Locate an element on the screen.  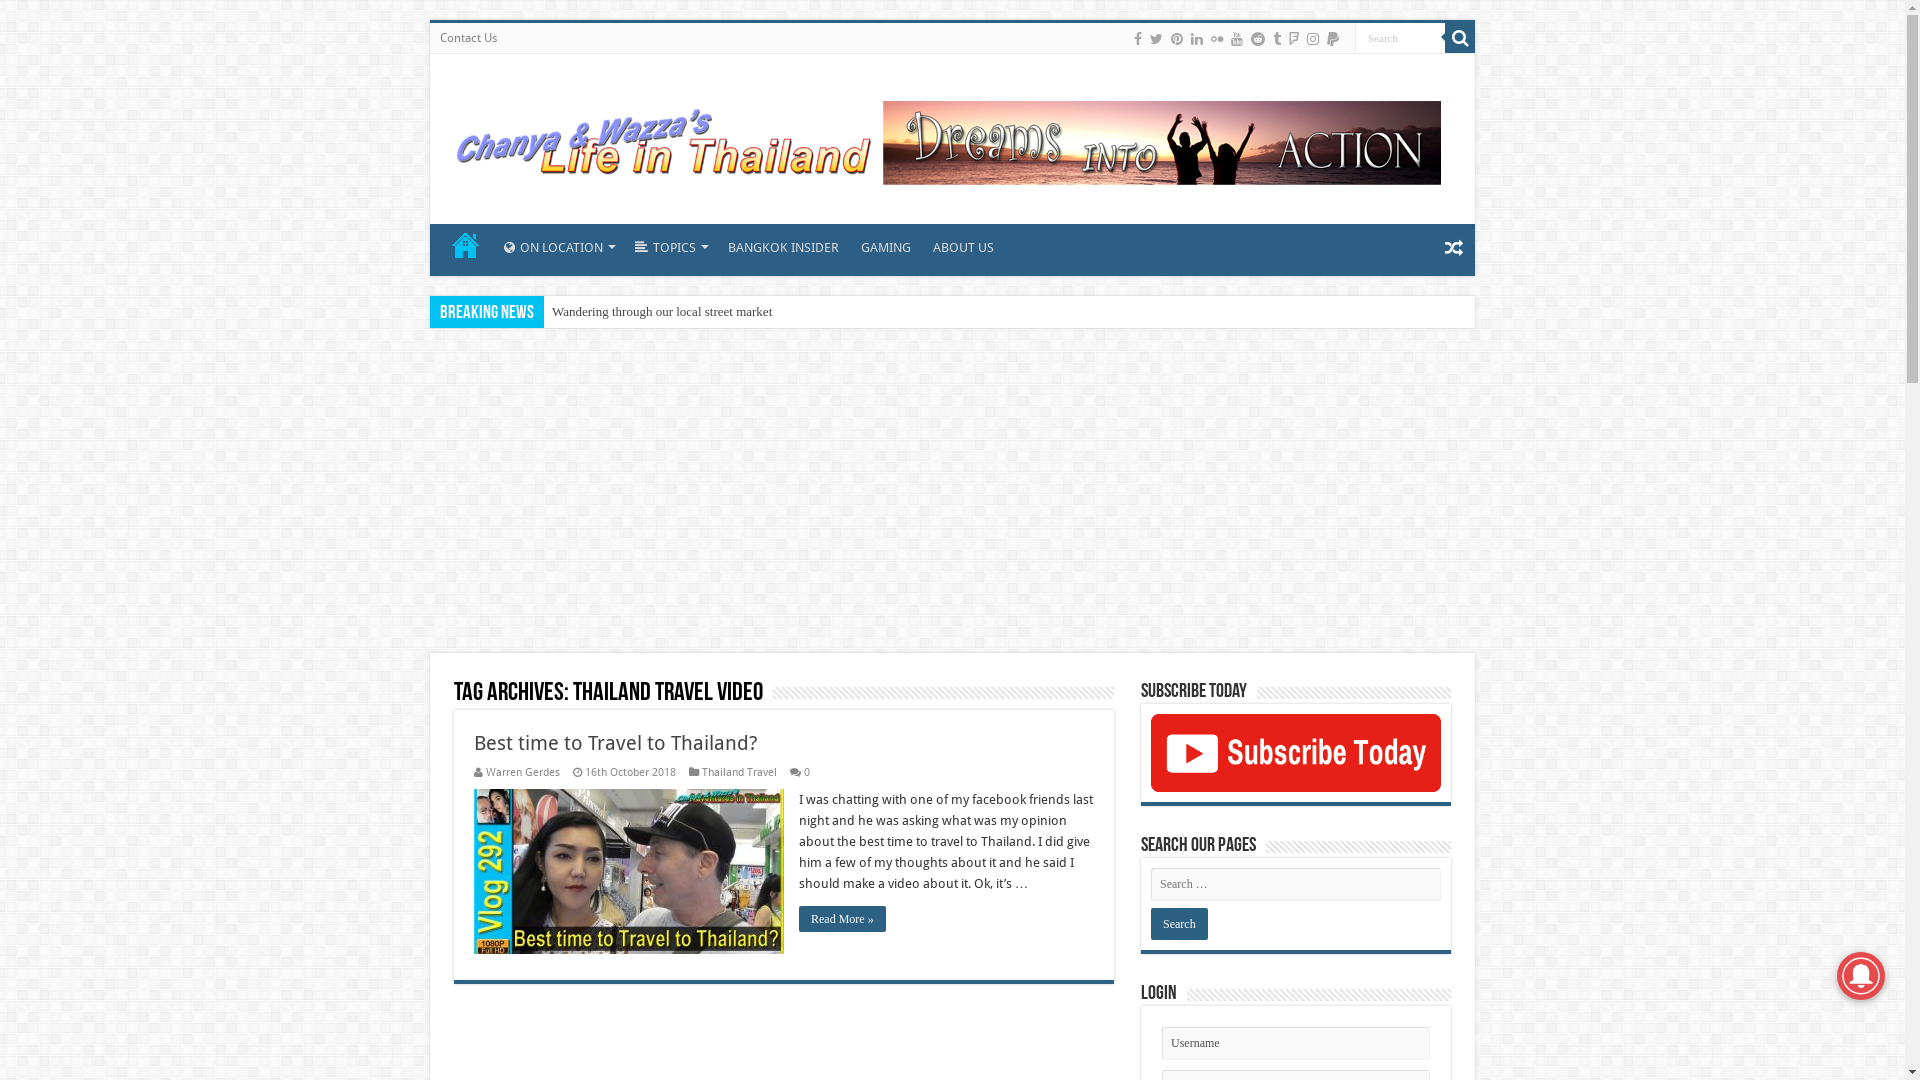
'Twitter' is located at coordinates (1156, 38).